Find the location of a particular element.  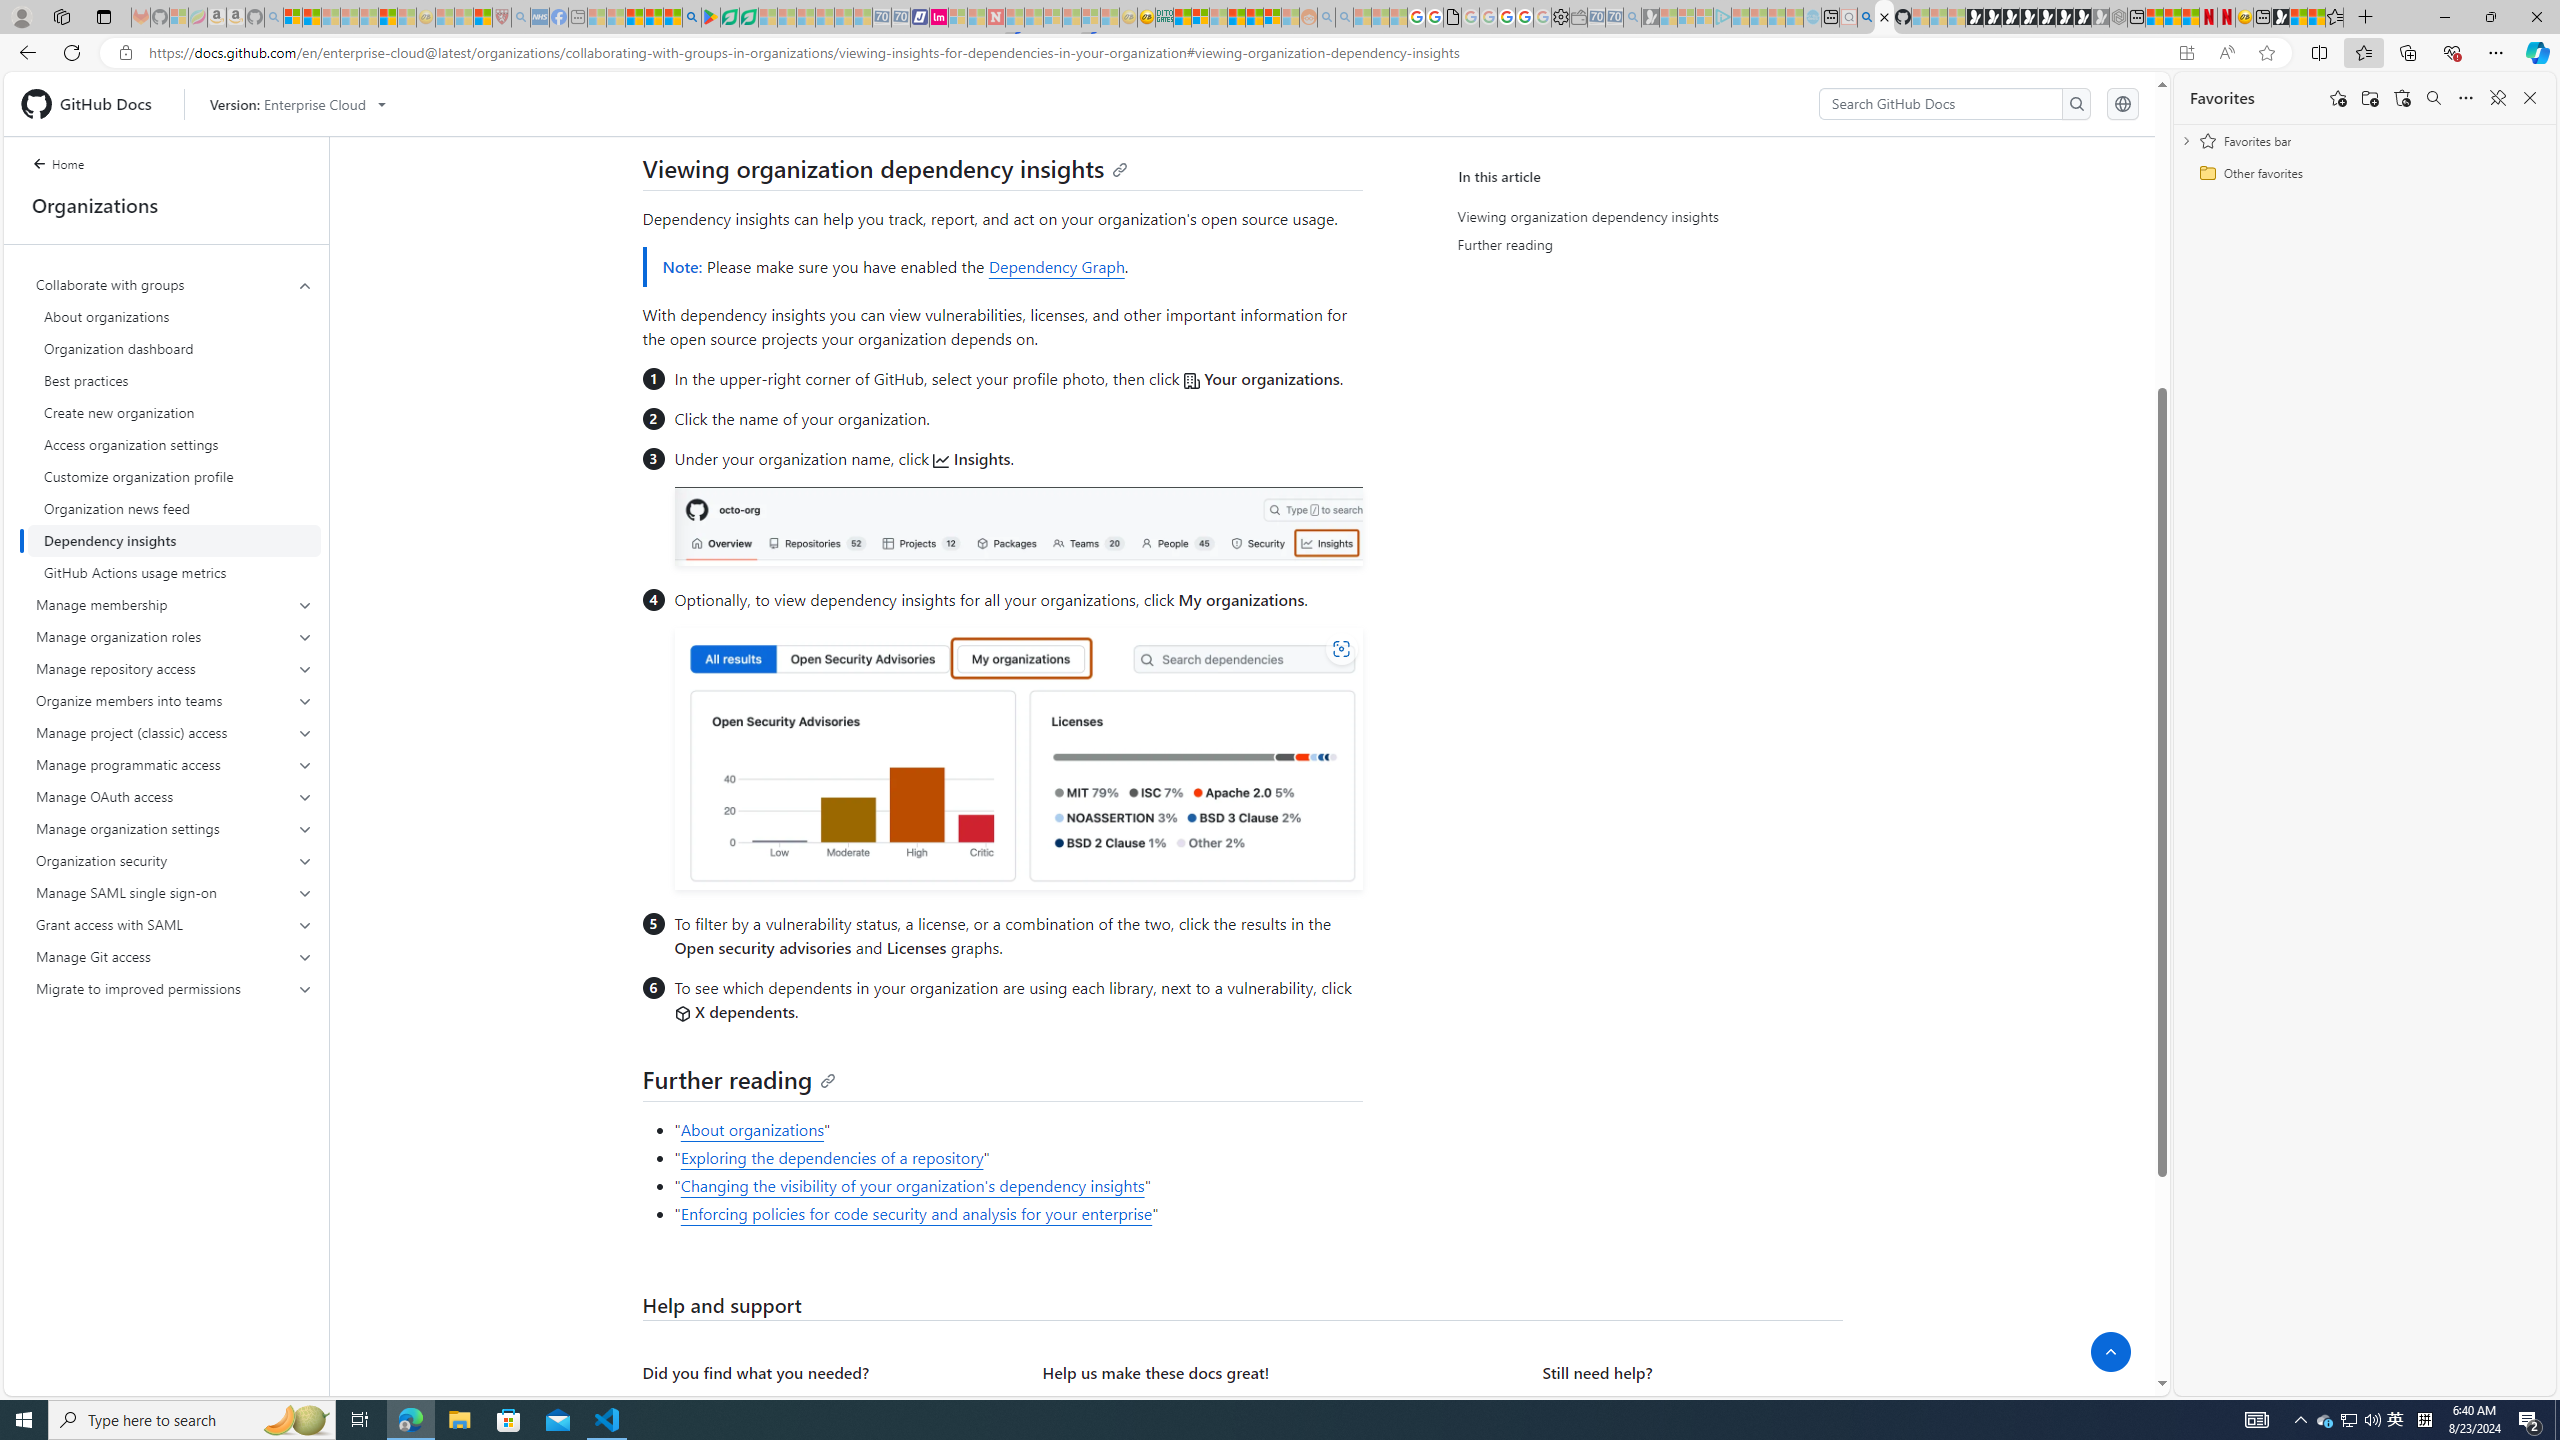

'Dependency insights' is located at coordinates (174, 540).